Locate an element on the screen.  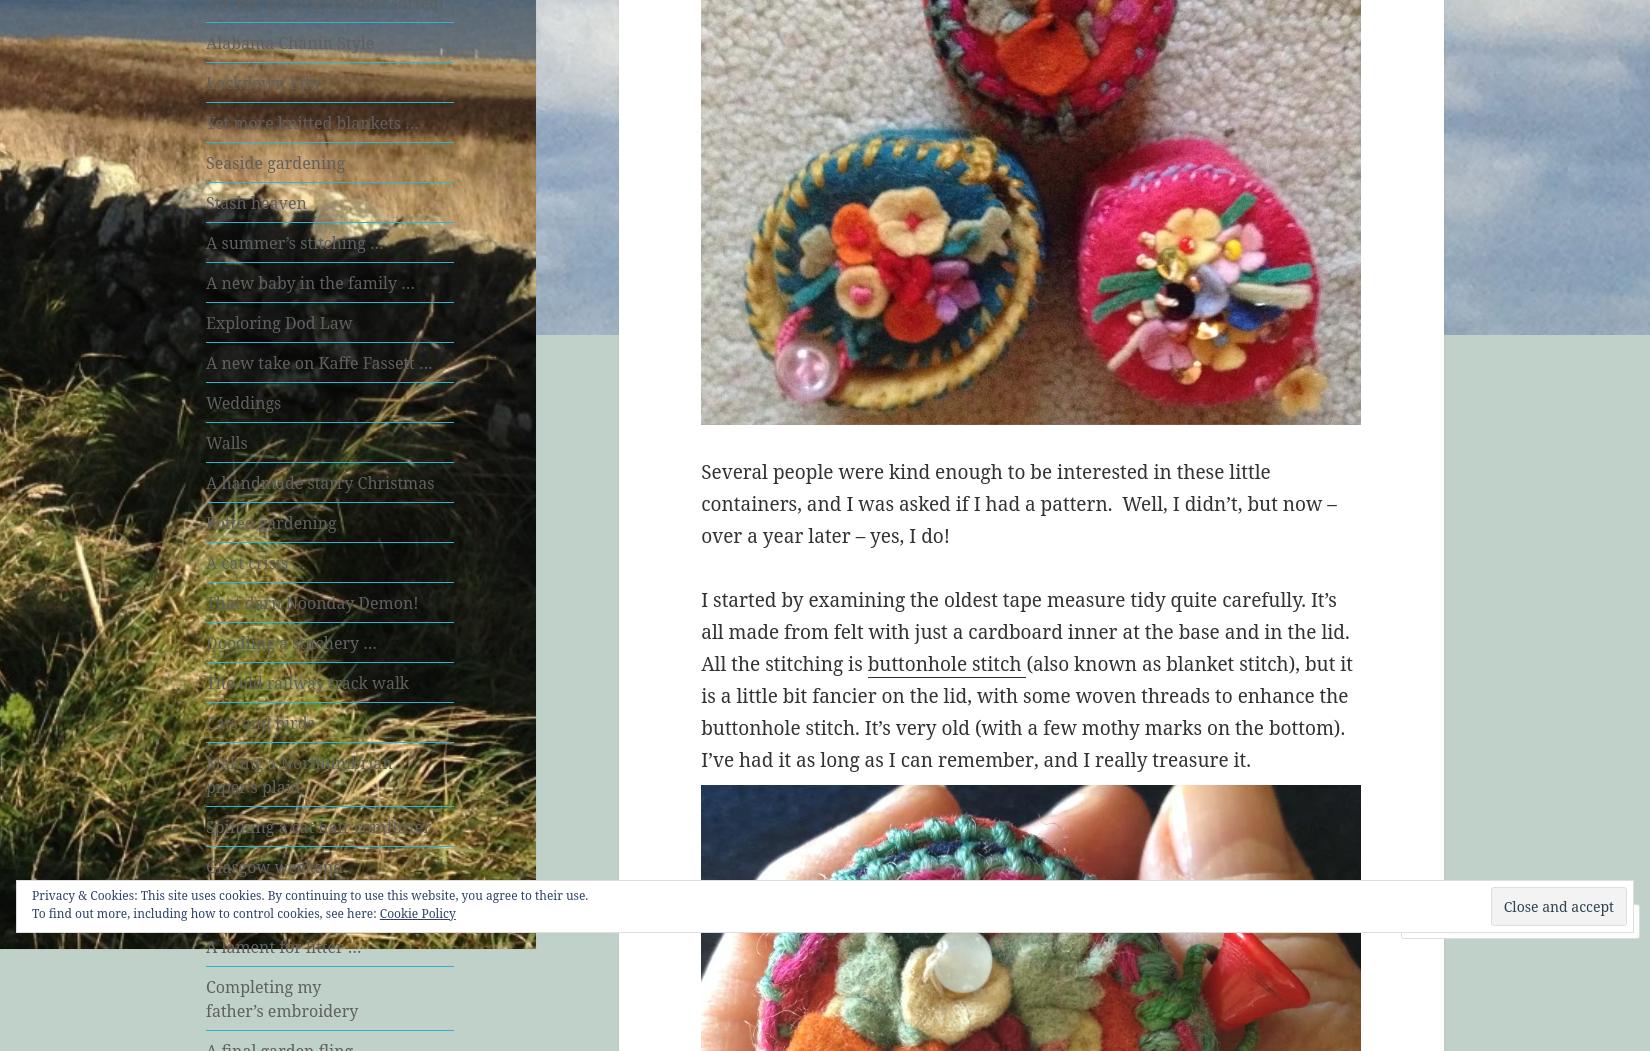
'Glasgow weekend' is located at coordinates (205, 865).